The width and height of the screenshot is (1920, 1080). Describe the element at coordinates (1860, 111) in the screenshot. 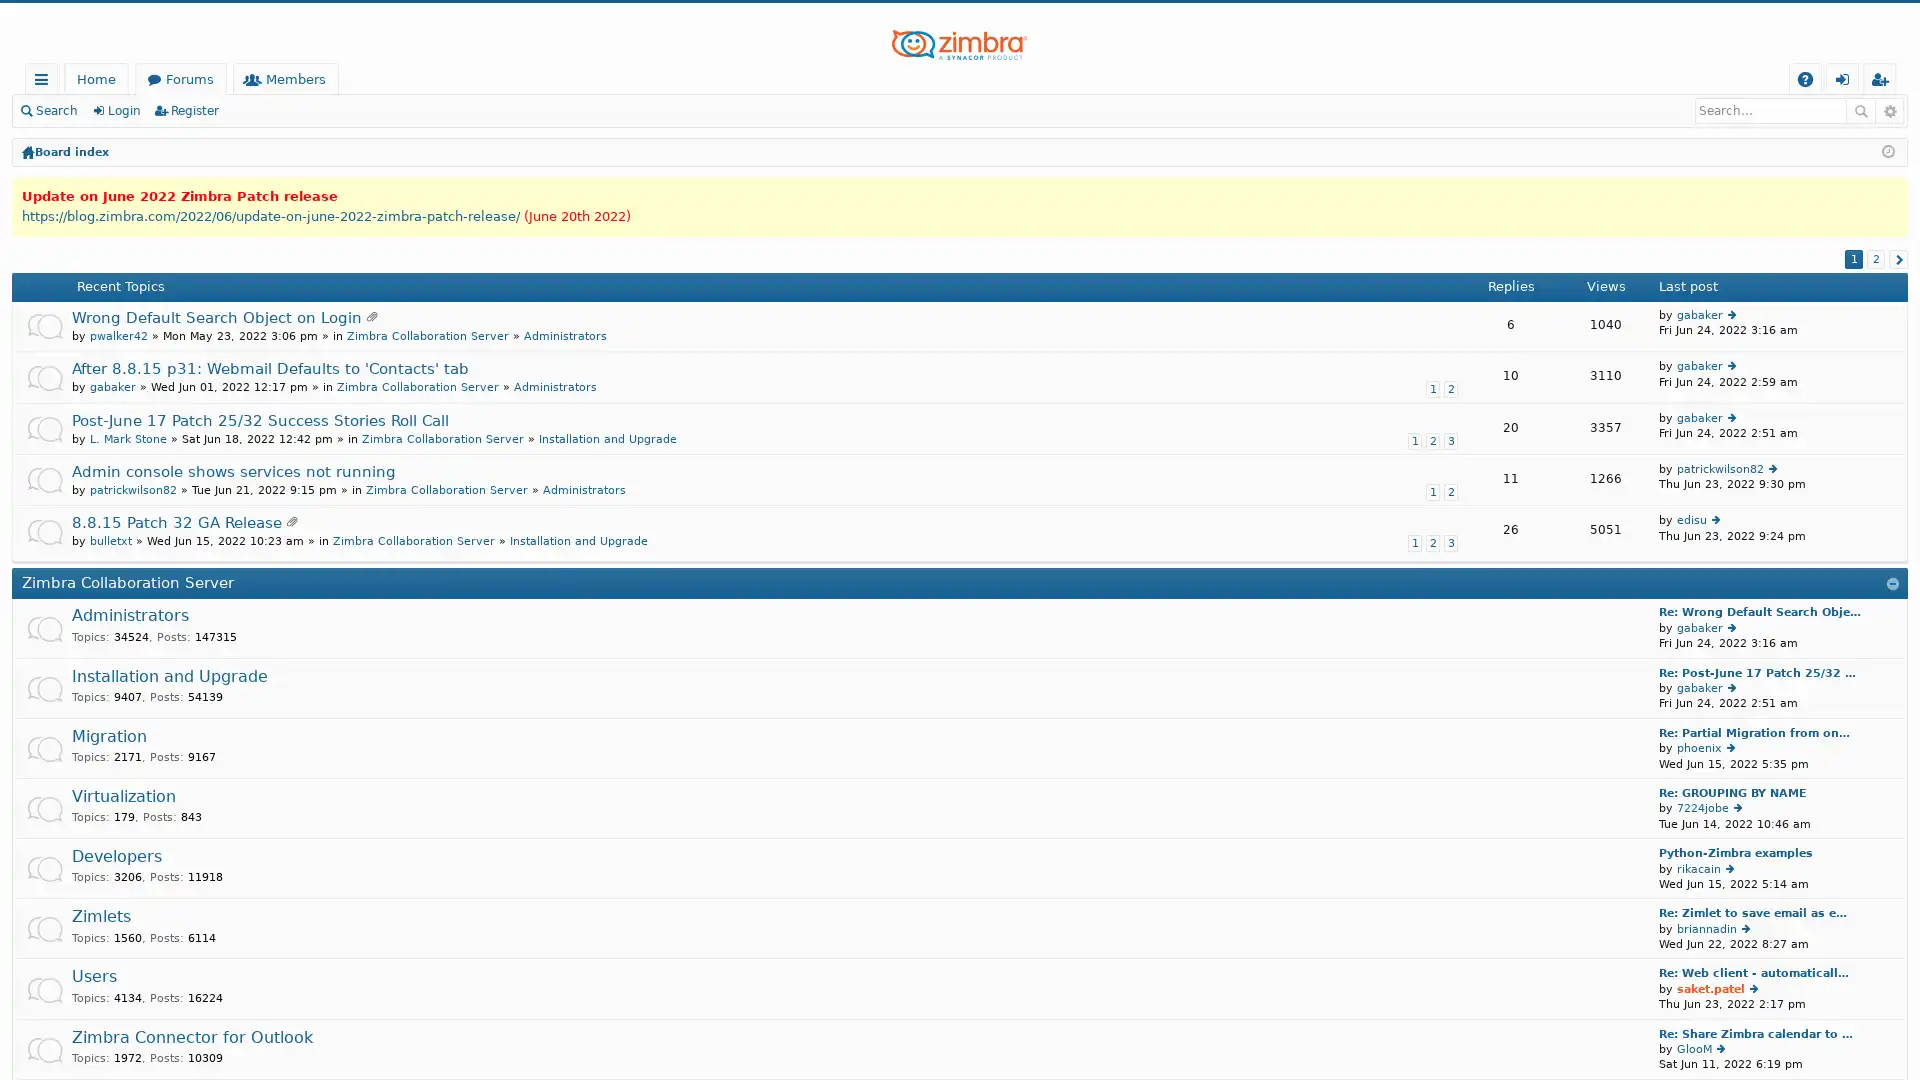

I see `Search` at that location.